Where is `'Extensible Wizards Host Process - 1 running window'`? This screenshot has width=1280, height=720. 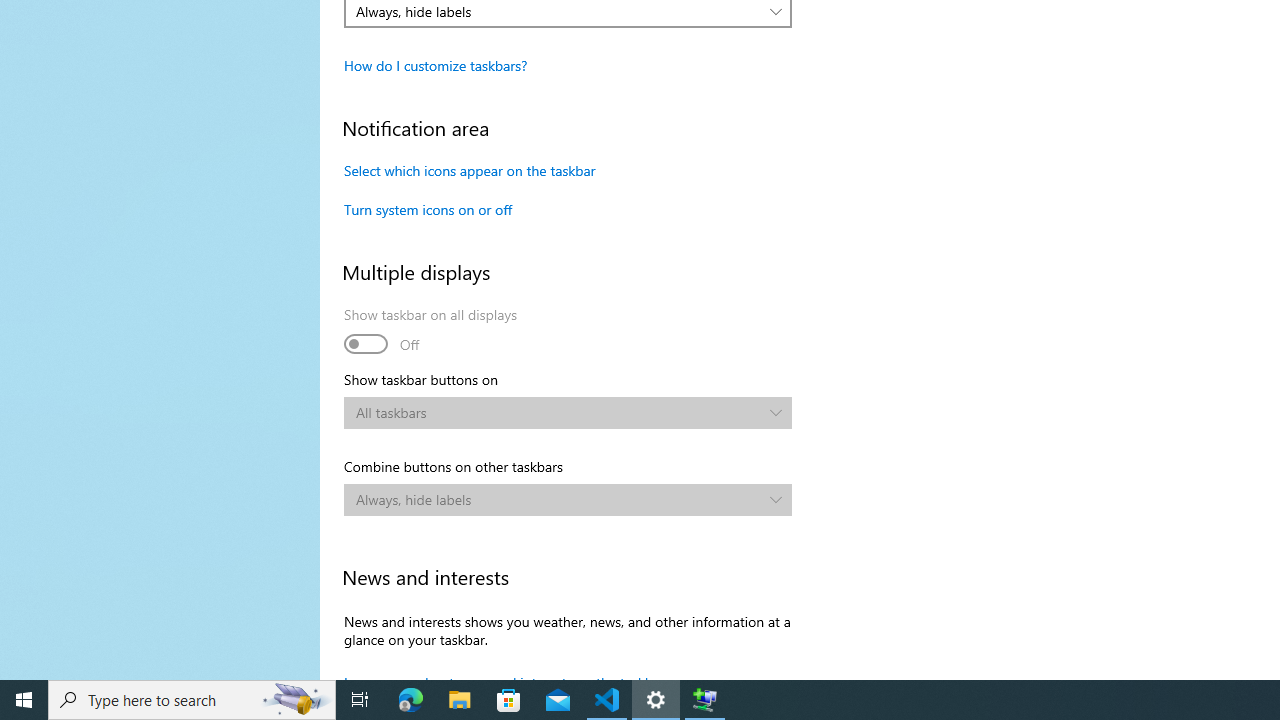
'Extensible Wizards Host Process - 1 running window' is located at coordinates (705, 698).